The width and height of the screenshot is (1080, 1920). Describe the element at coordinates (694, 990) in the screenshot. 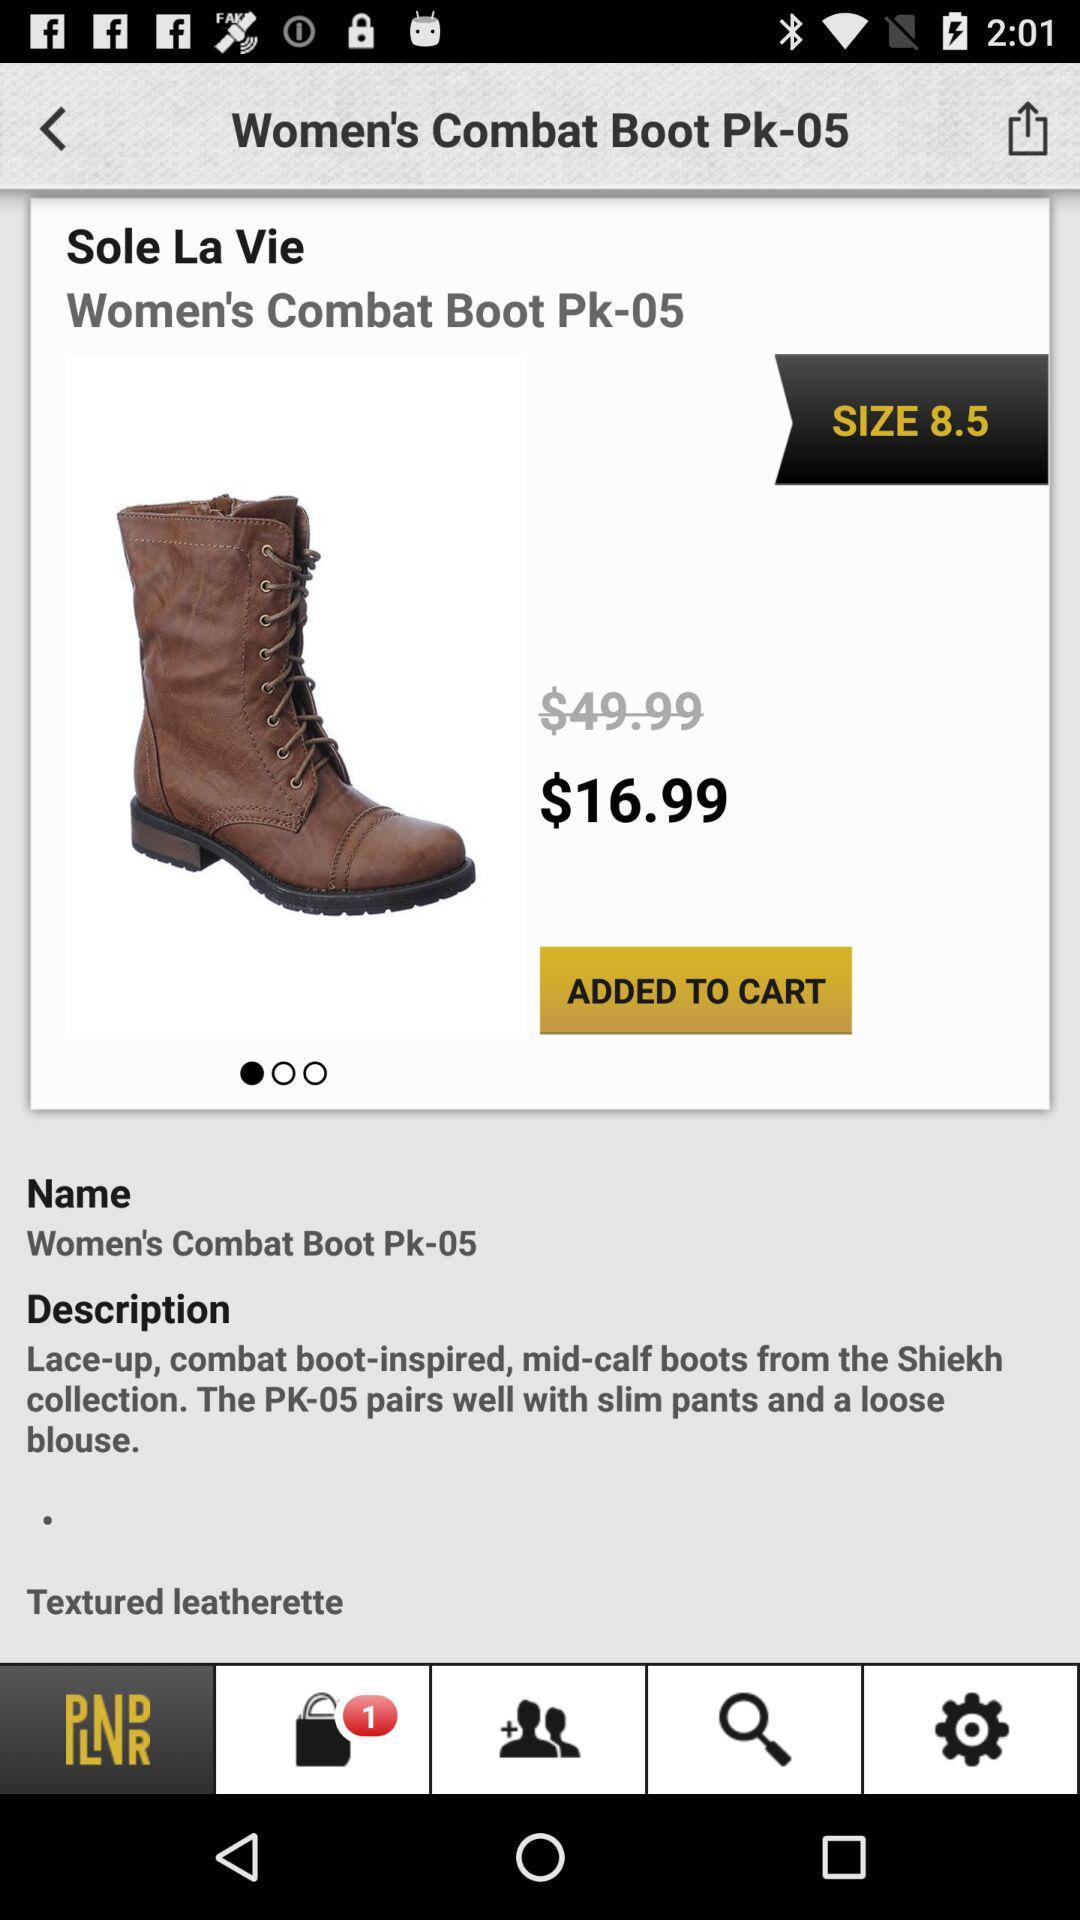

I see `icon below the $16.99 item` at that location.